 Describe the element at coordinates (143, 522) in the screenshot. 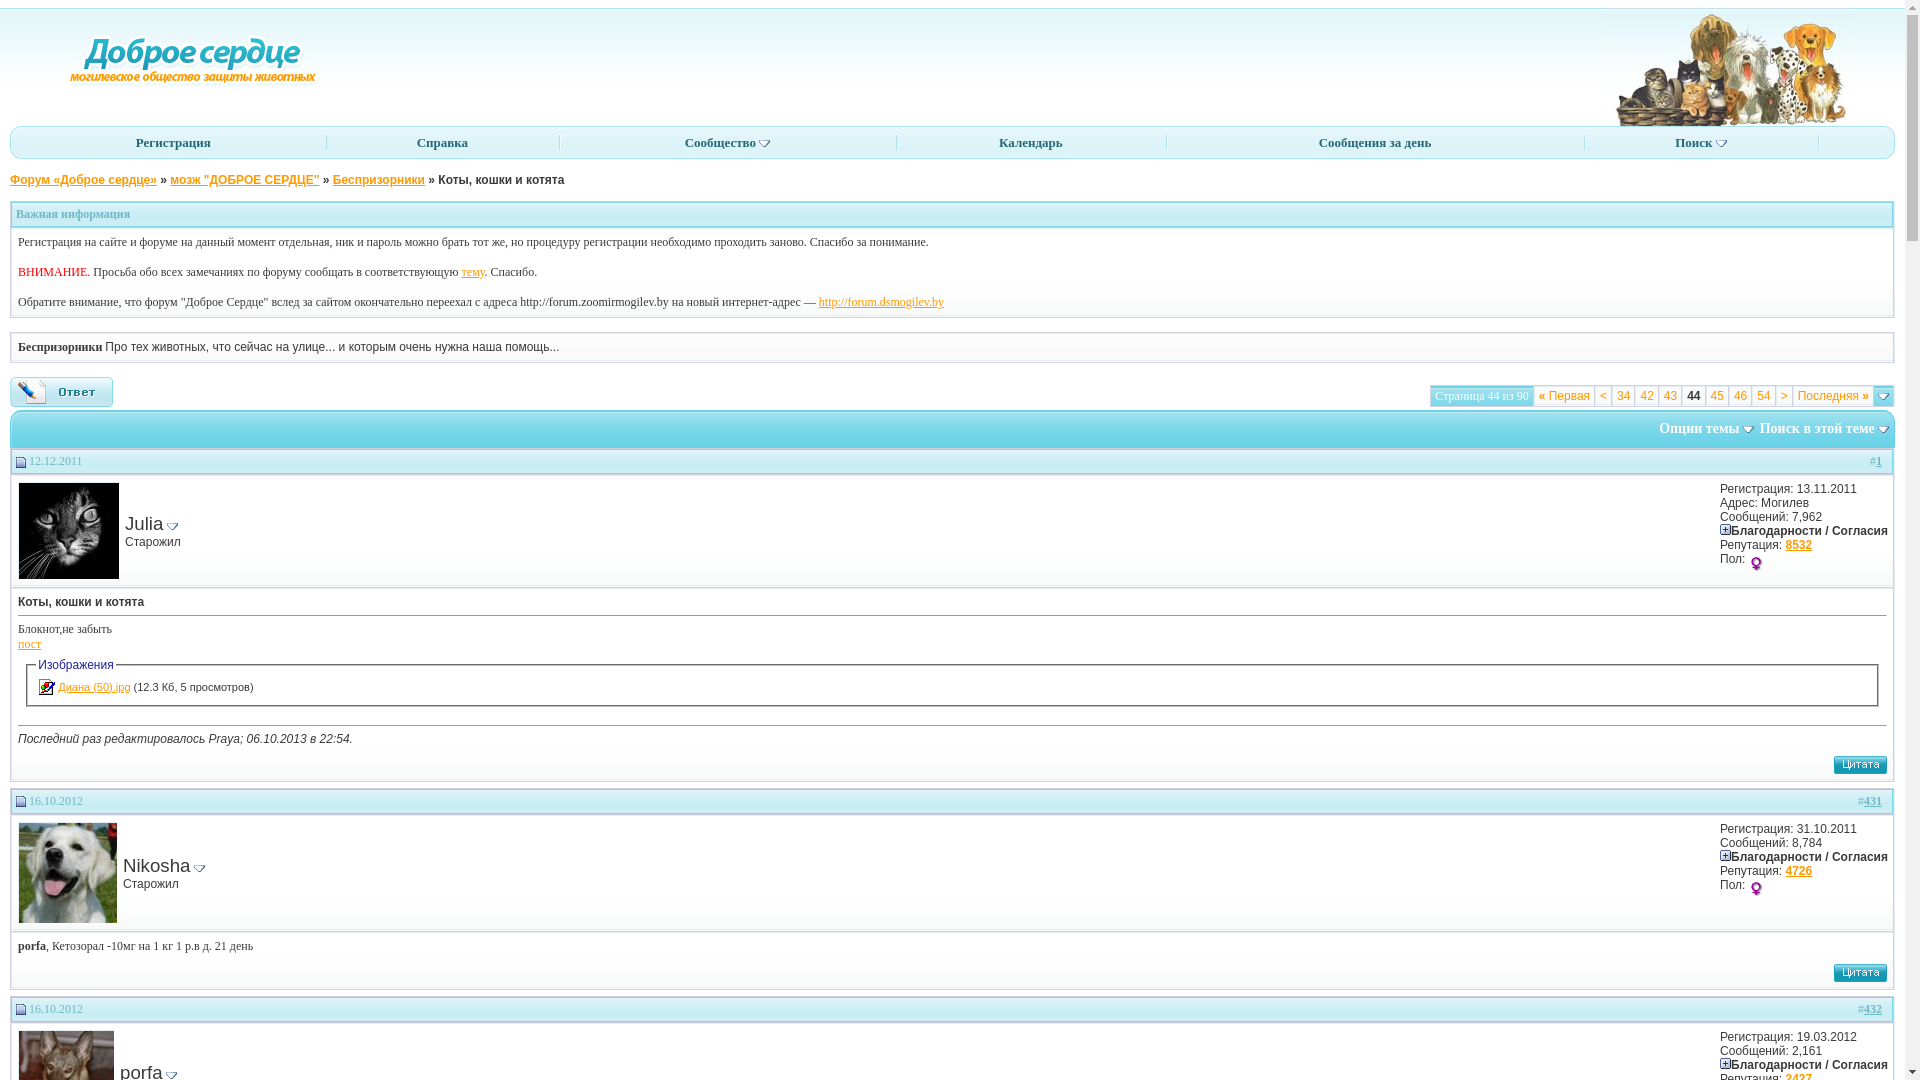

I see `'Julia'` at that location.